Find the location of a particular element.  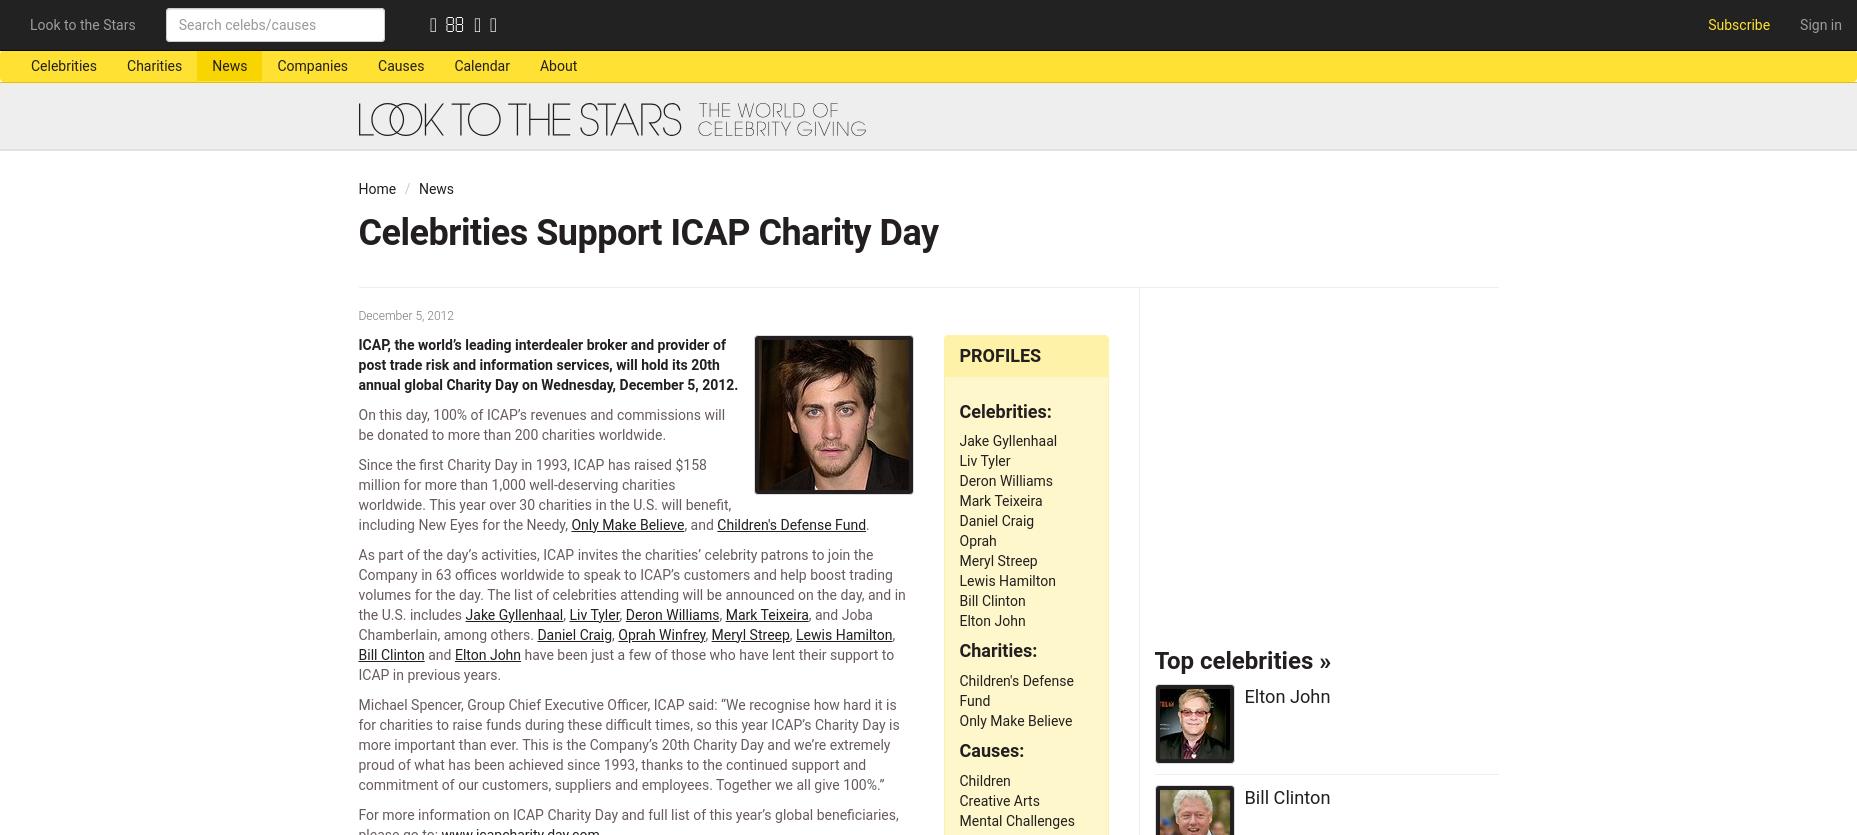

'in previous years.' is located at coordinates (443, 674).